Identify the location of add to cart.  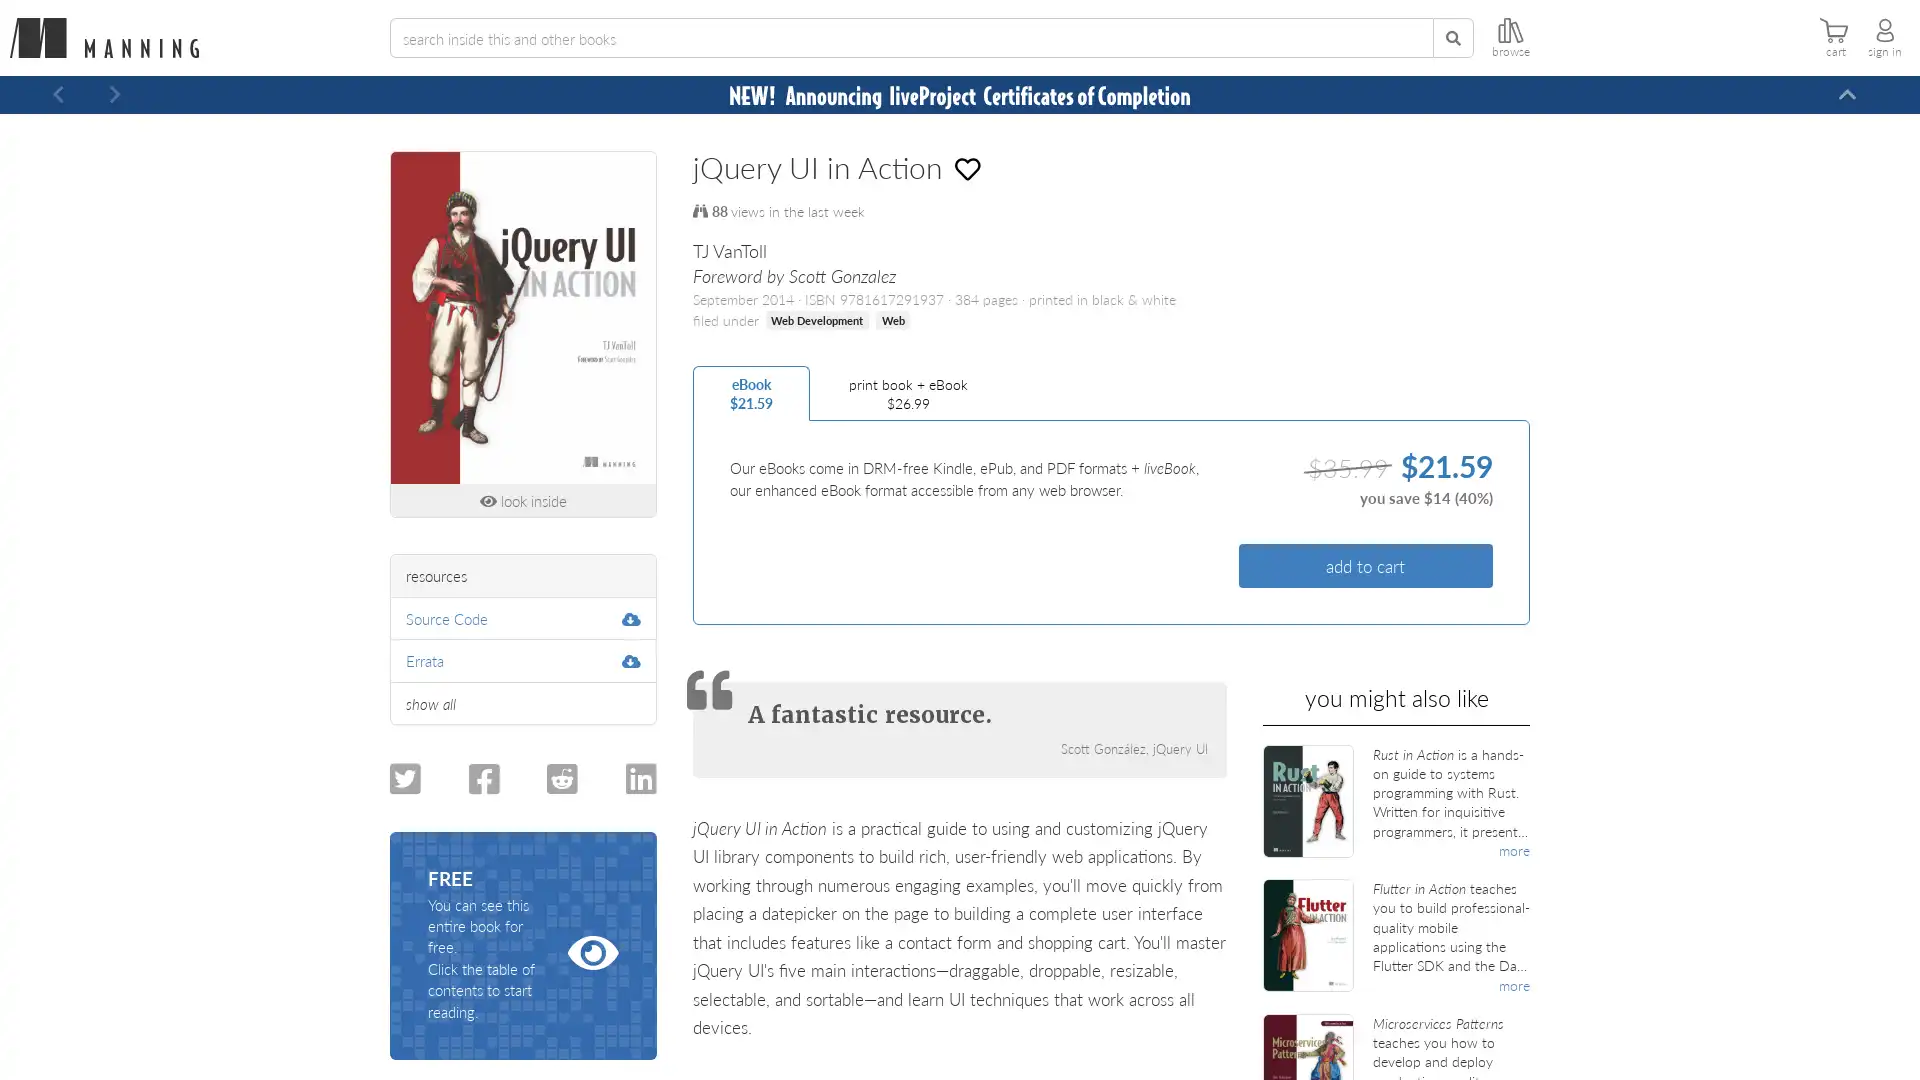
(1364, 565).